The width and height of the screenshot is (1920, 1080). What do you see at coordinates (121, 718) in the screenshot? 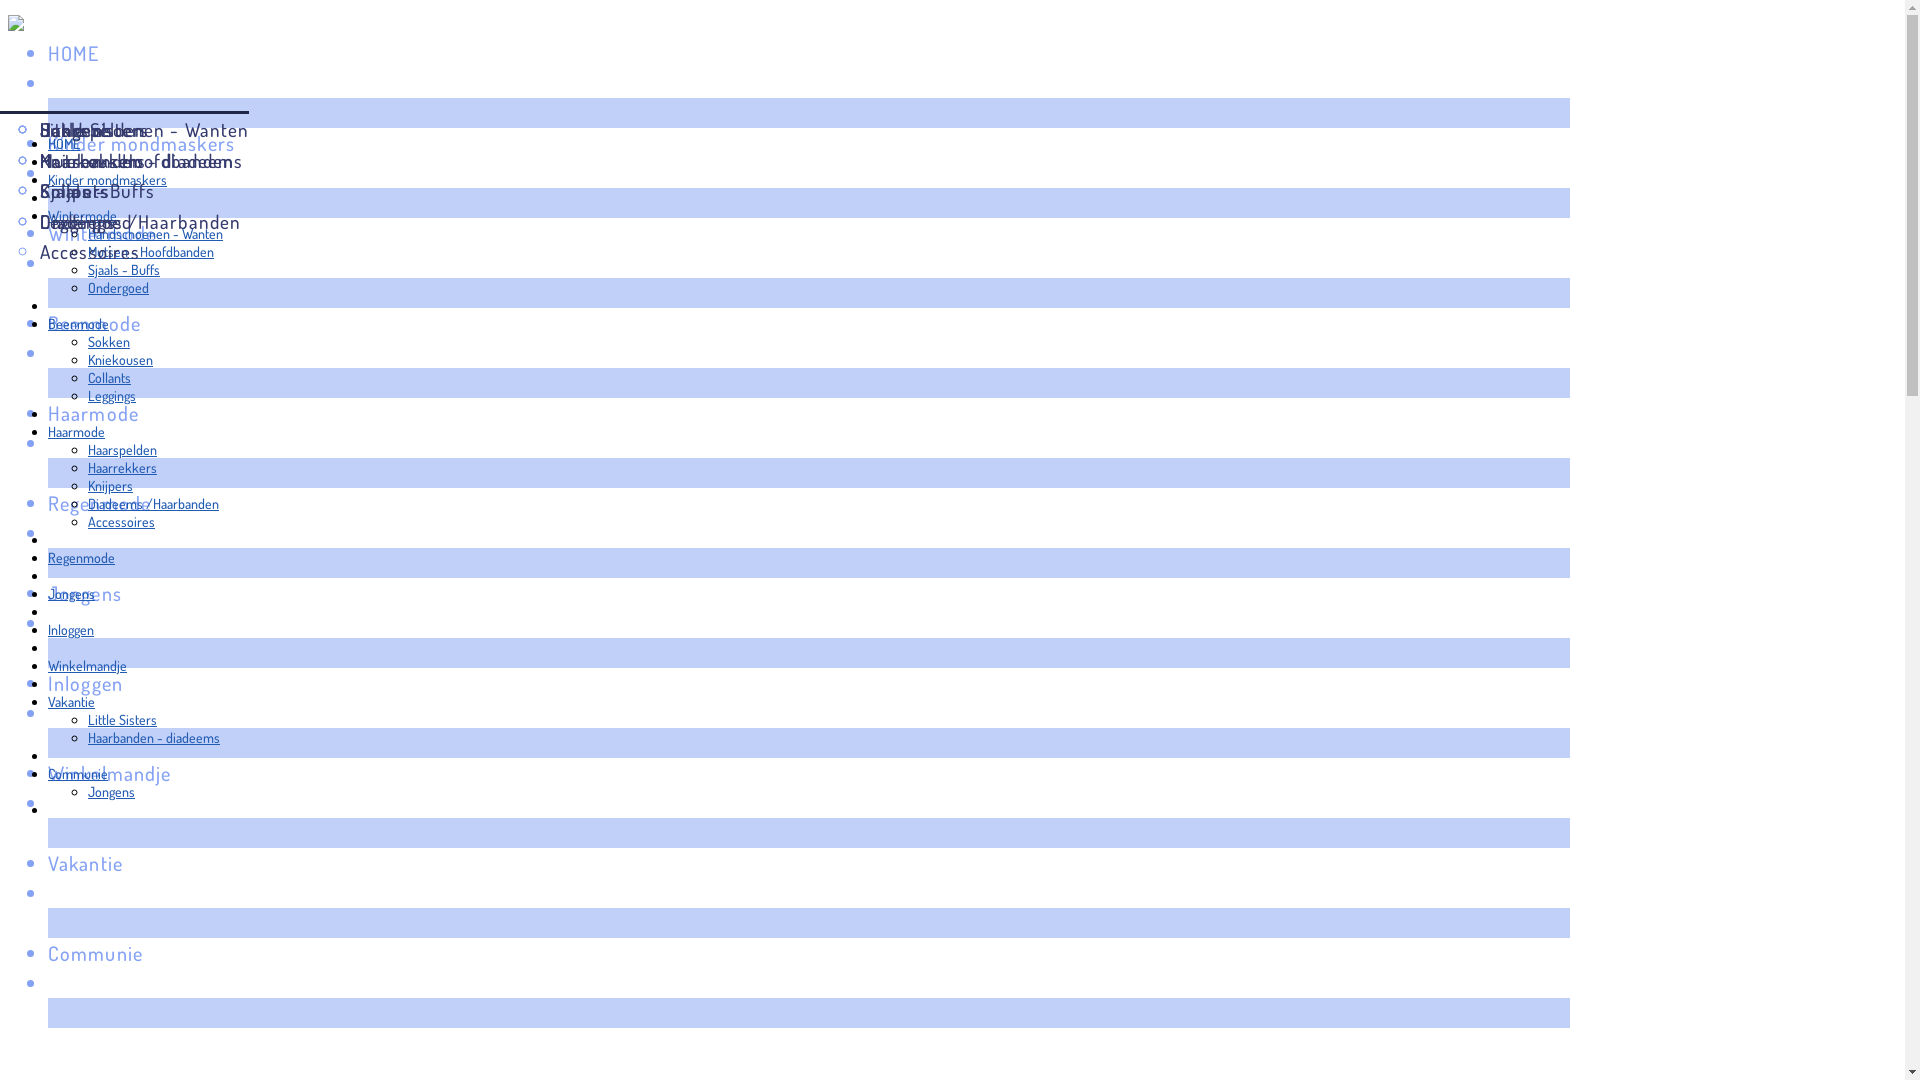
I see `'Little Sisters'` at bounding box center [121, 718].